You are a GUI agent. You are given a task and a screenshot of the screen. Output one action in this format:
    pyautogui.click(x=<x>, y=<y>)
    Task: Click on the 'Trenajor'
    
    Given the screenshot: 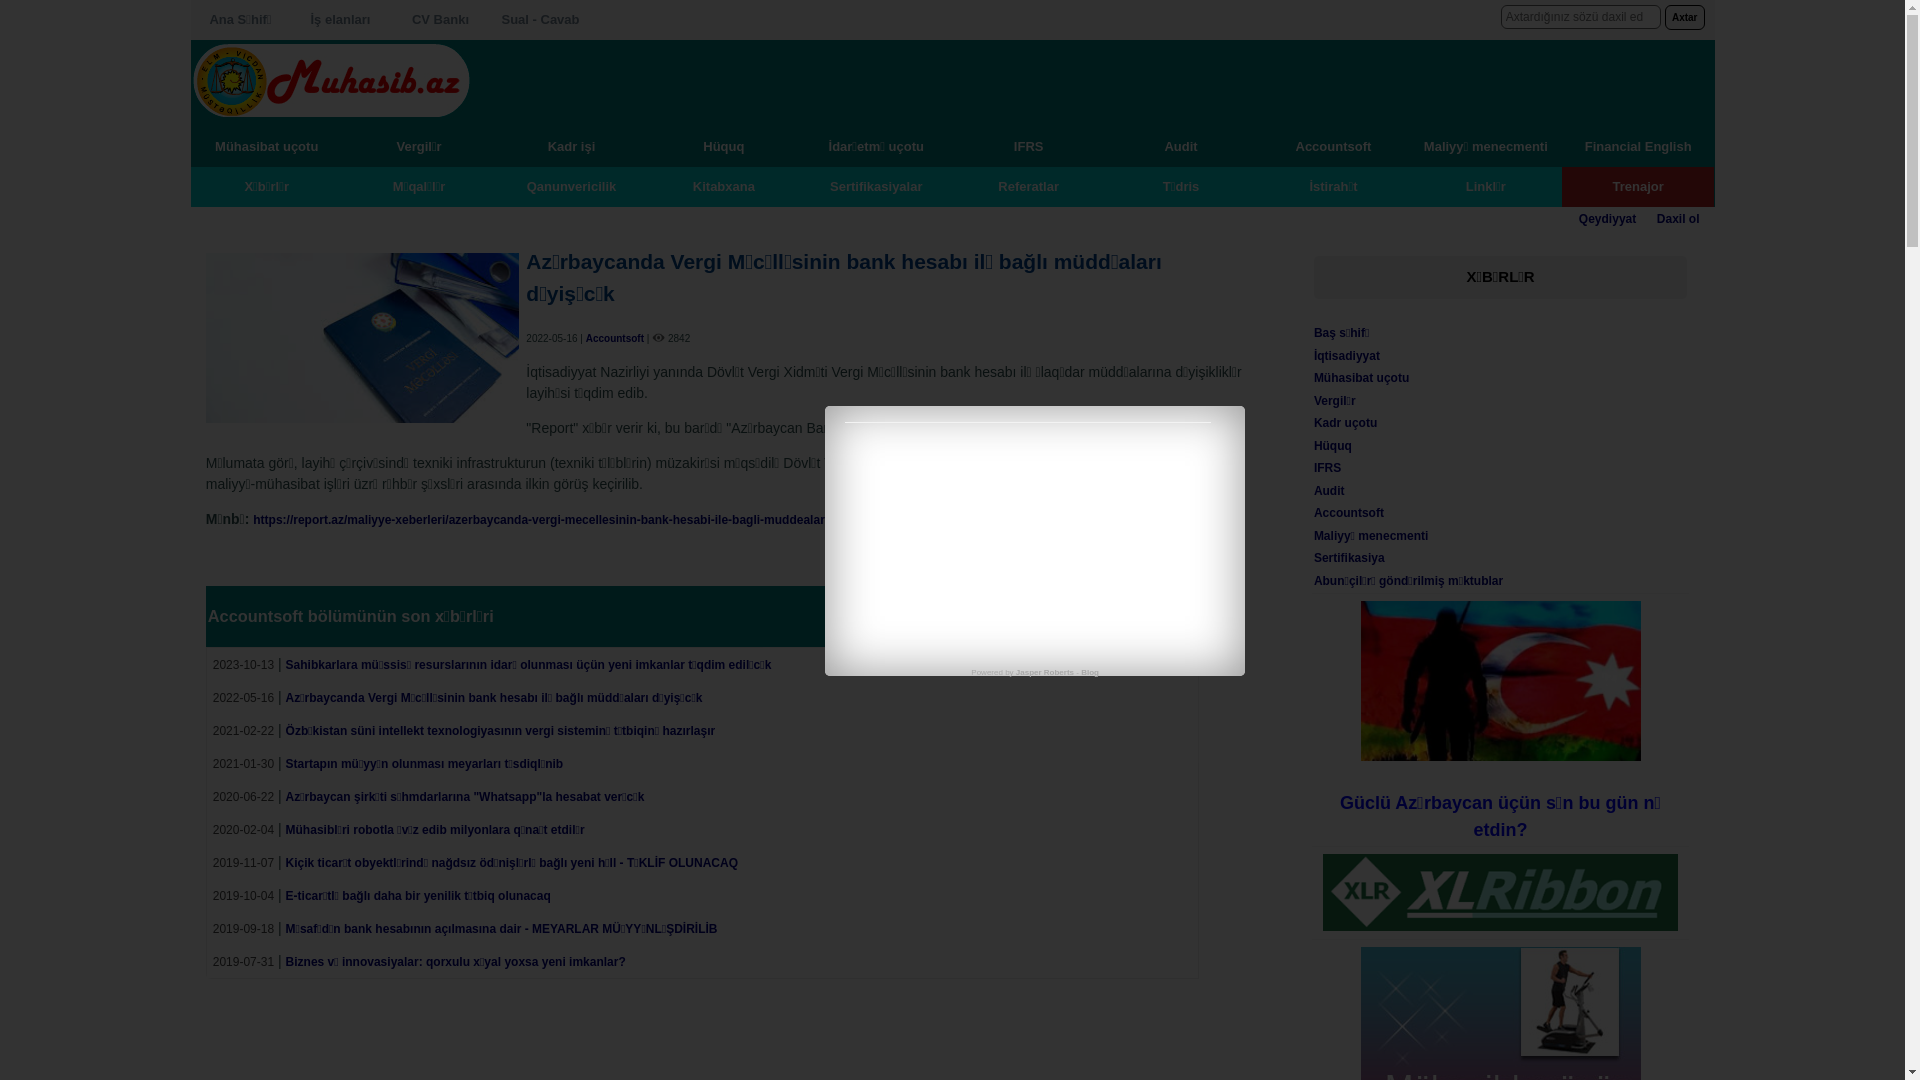 What is the action you would take?
    pyautogui.click(x=1637, y=185)
    